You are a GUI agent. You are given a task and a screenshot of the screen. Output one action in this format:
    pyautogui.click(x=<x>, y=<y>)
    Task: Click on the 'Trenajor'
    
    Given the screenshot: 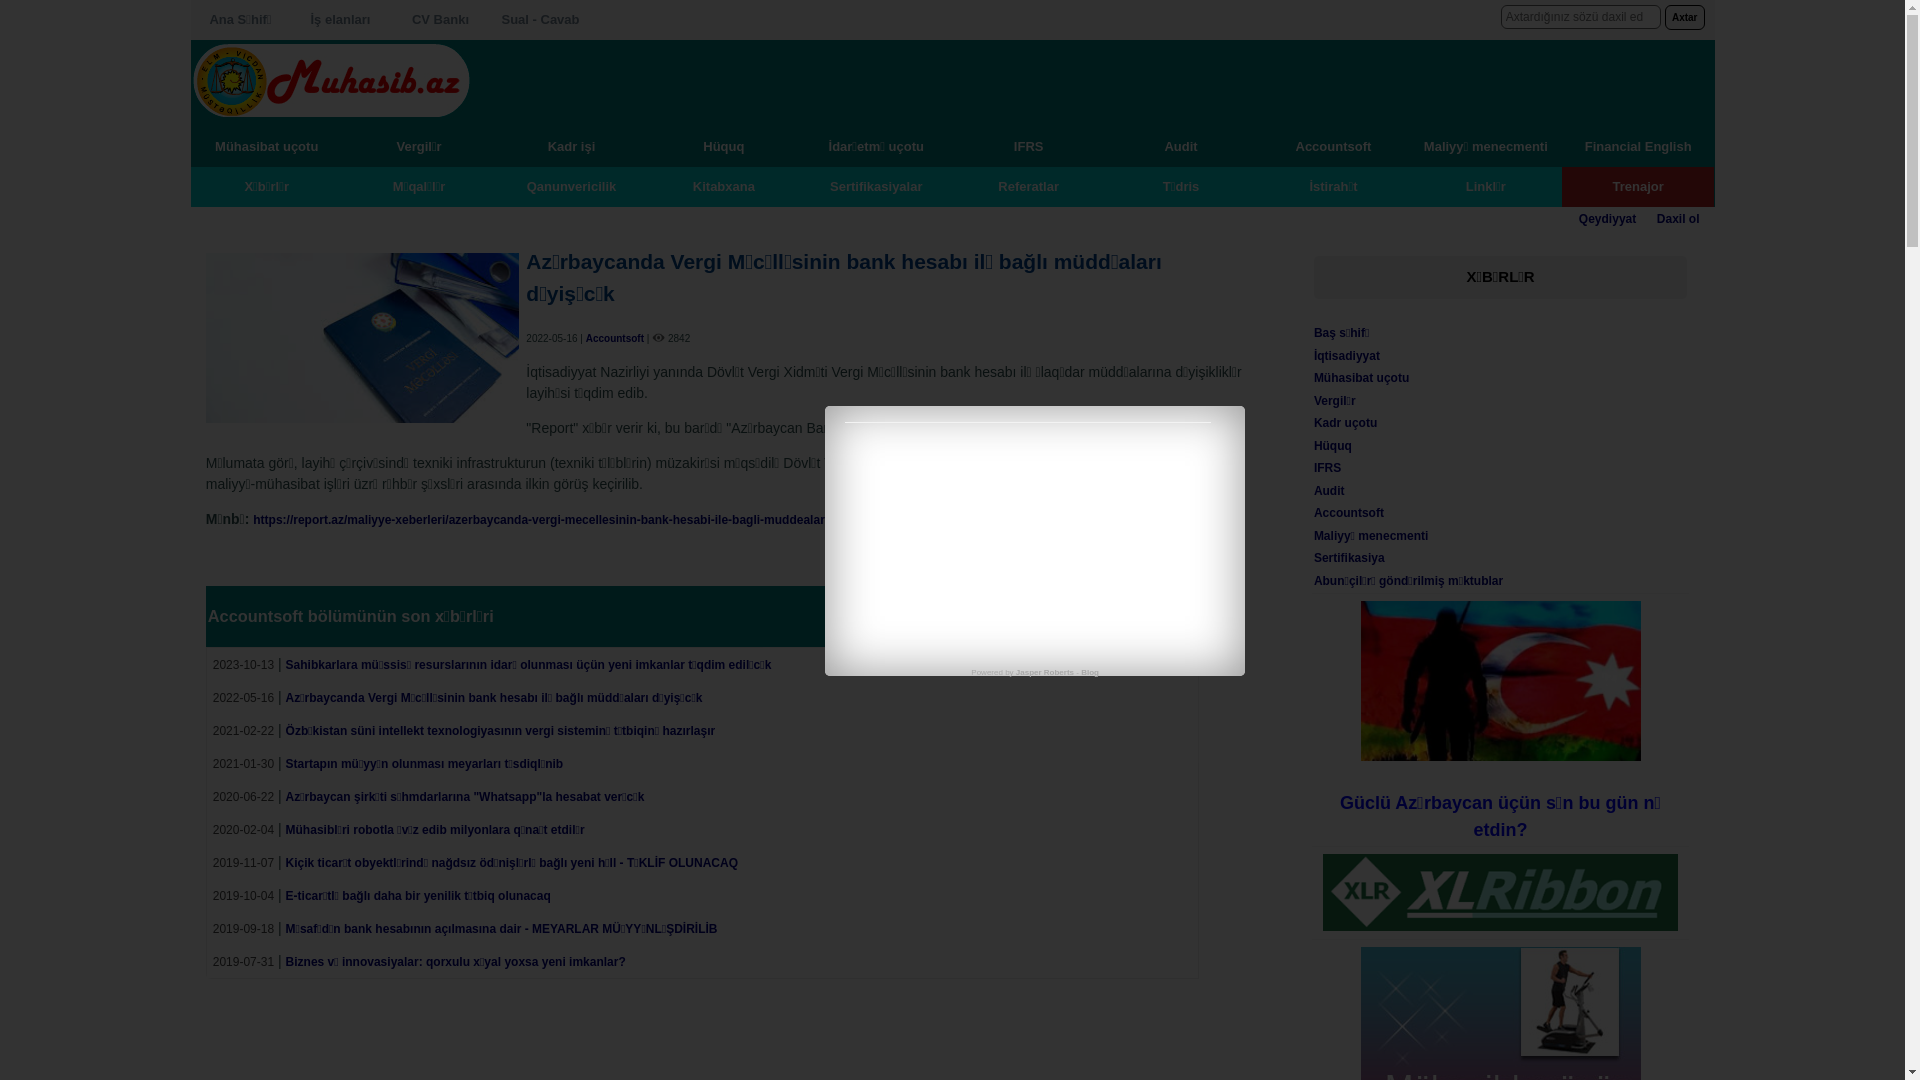 What is the action you would take?
    pyautogui.click(x=1637, y=185)
    